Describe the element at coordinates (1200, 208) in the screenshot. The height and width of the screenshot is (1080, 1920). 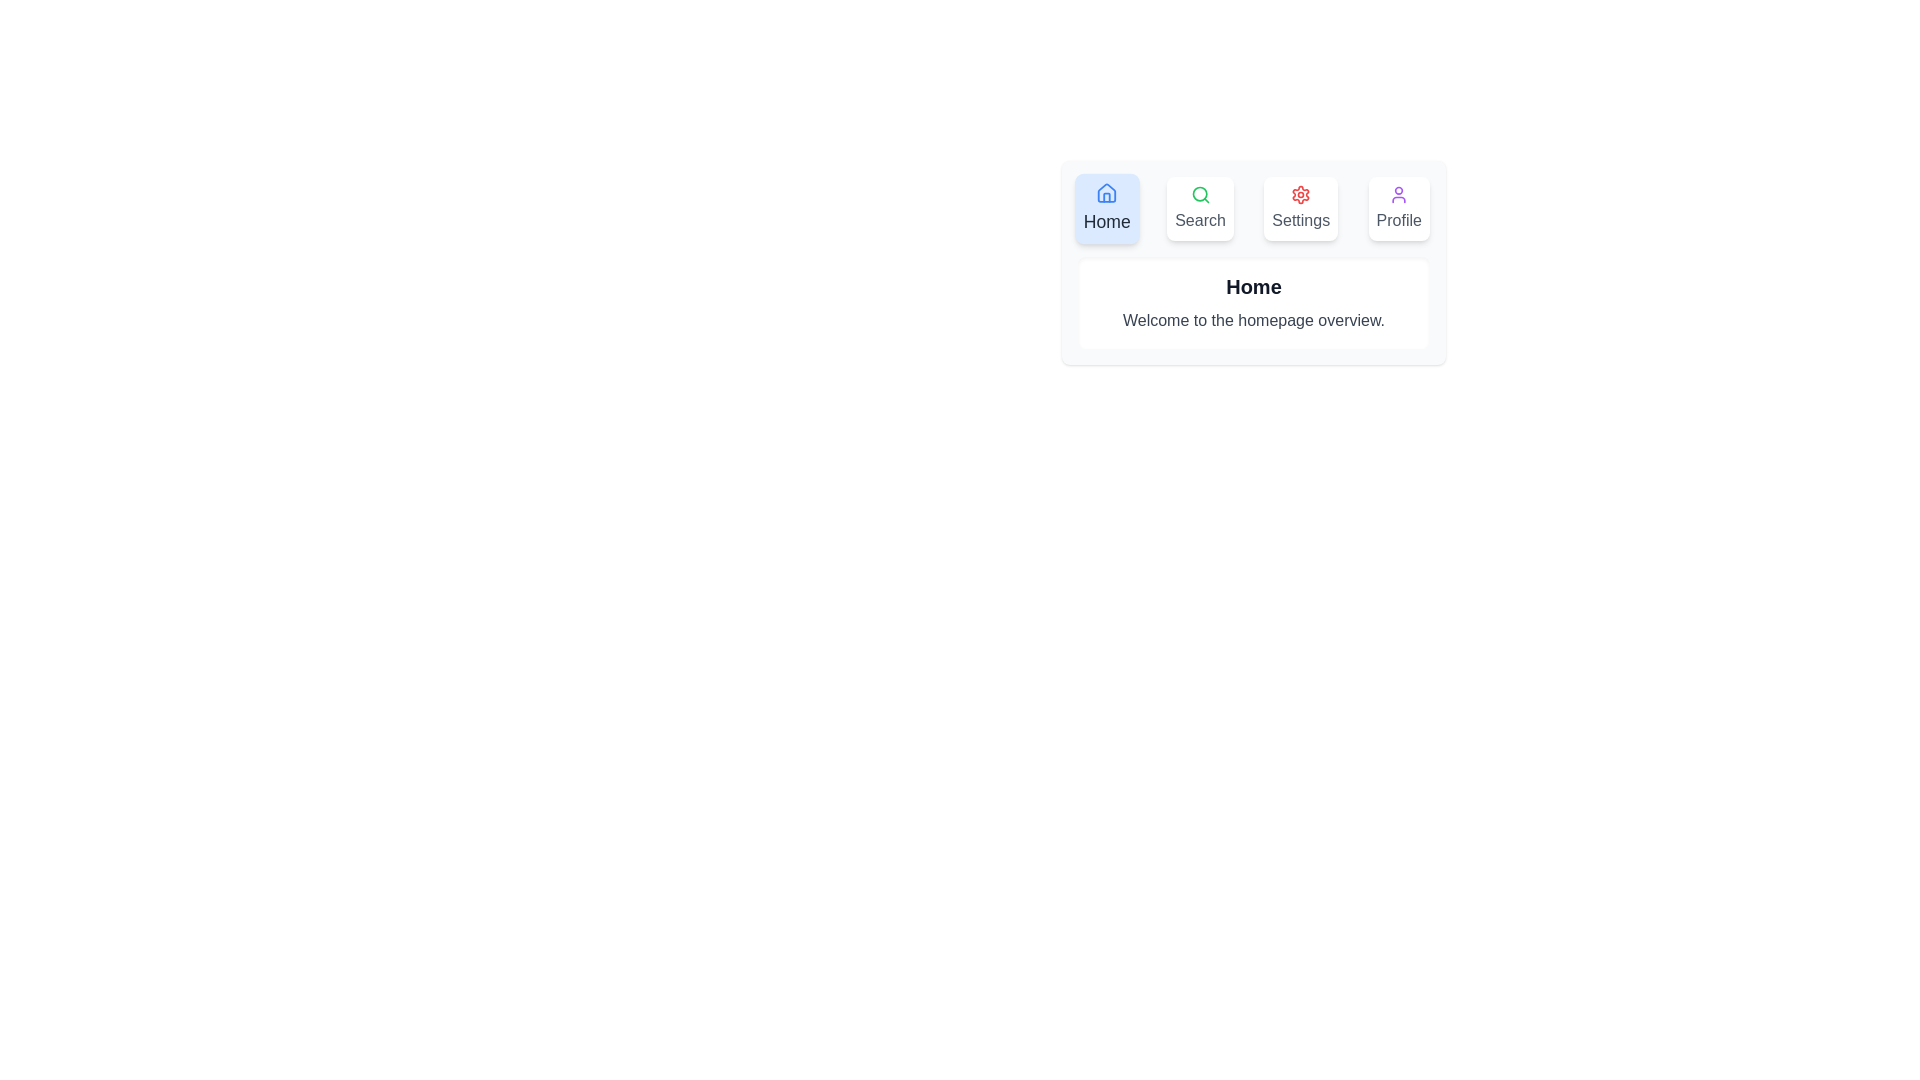
I see `the Search tab to switch its content` at that location.